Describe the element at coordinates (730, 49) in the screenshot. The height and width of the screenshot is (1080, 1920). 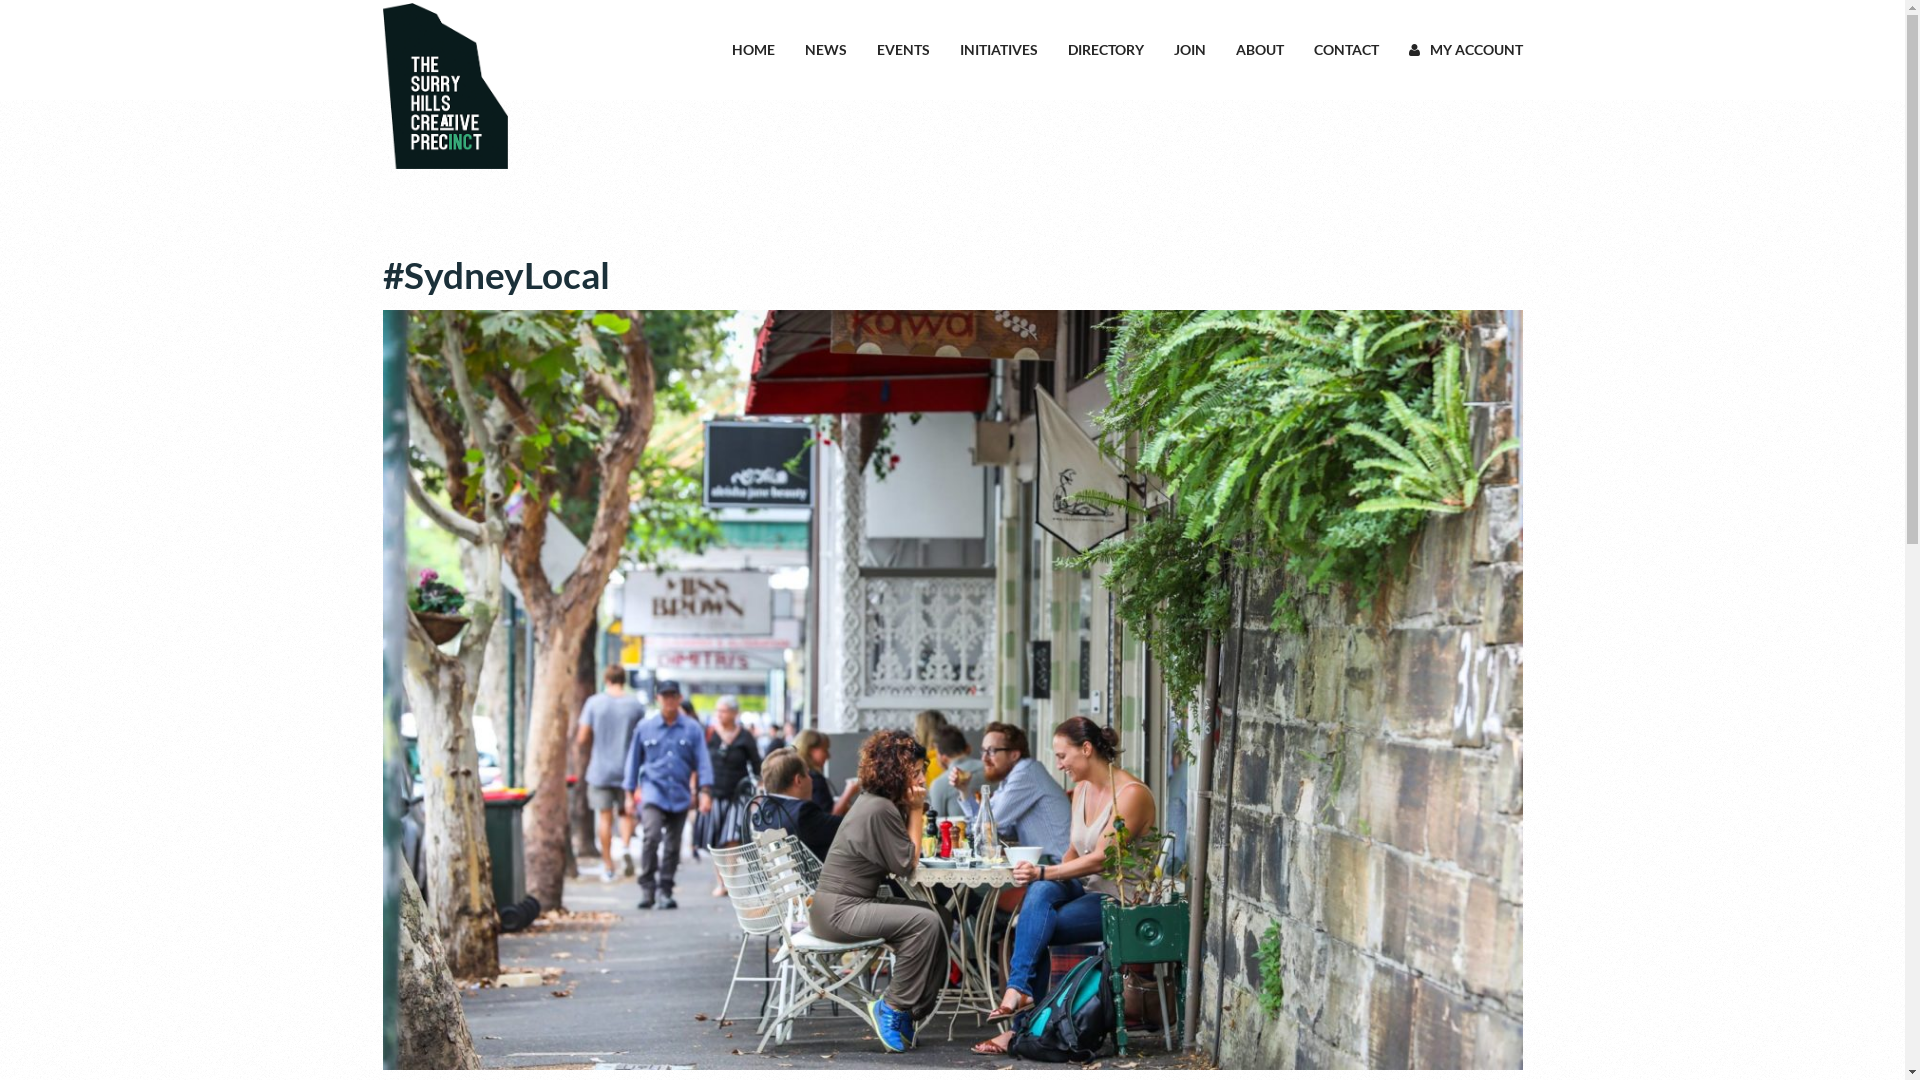
I see `'HOME'` at that location.